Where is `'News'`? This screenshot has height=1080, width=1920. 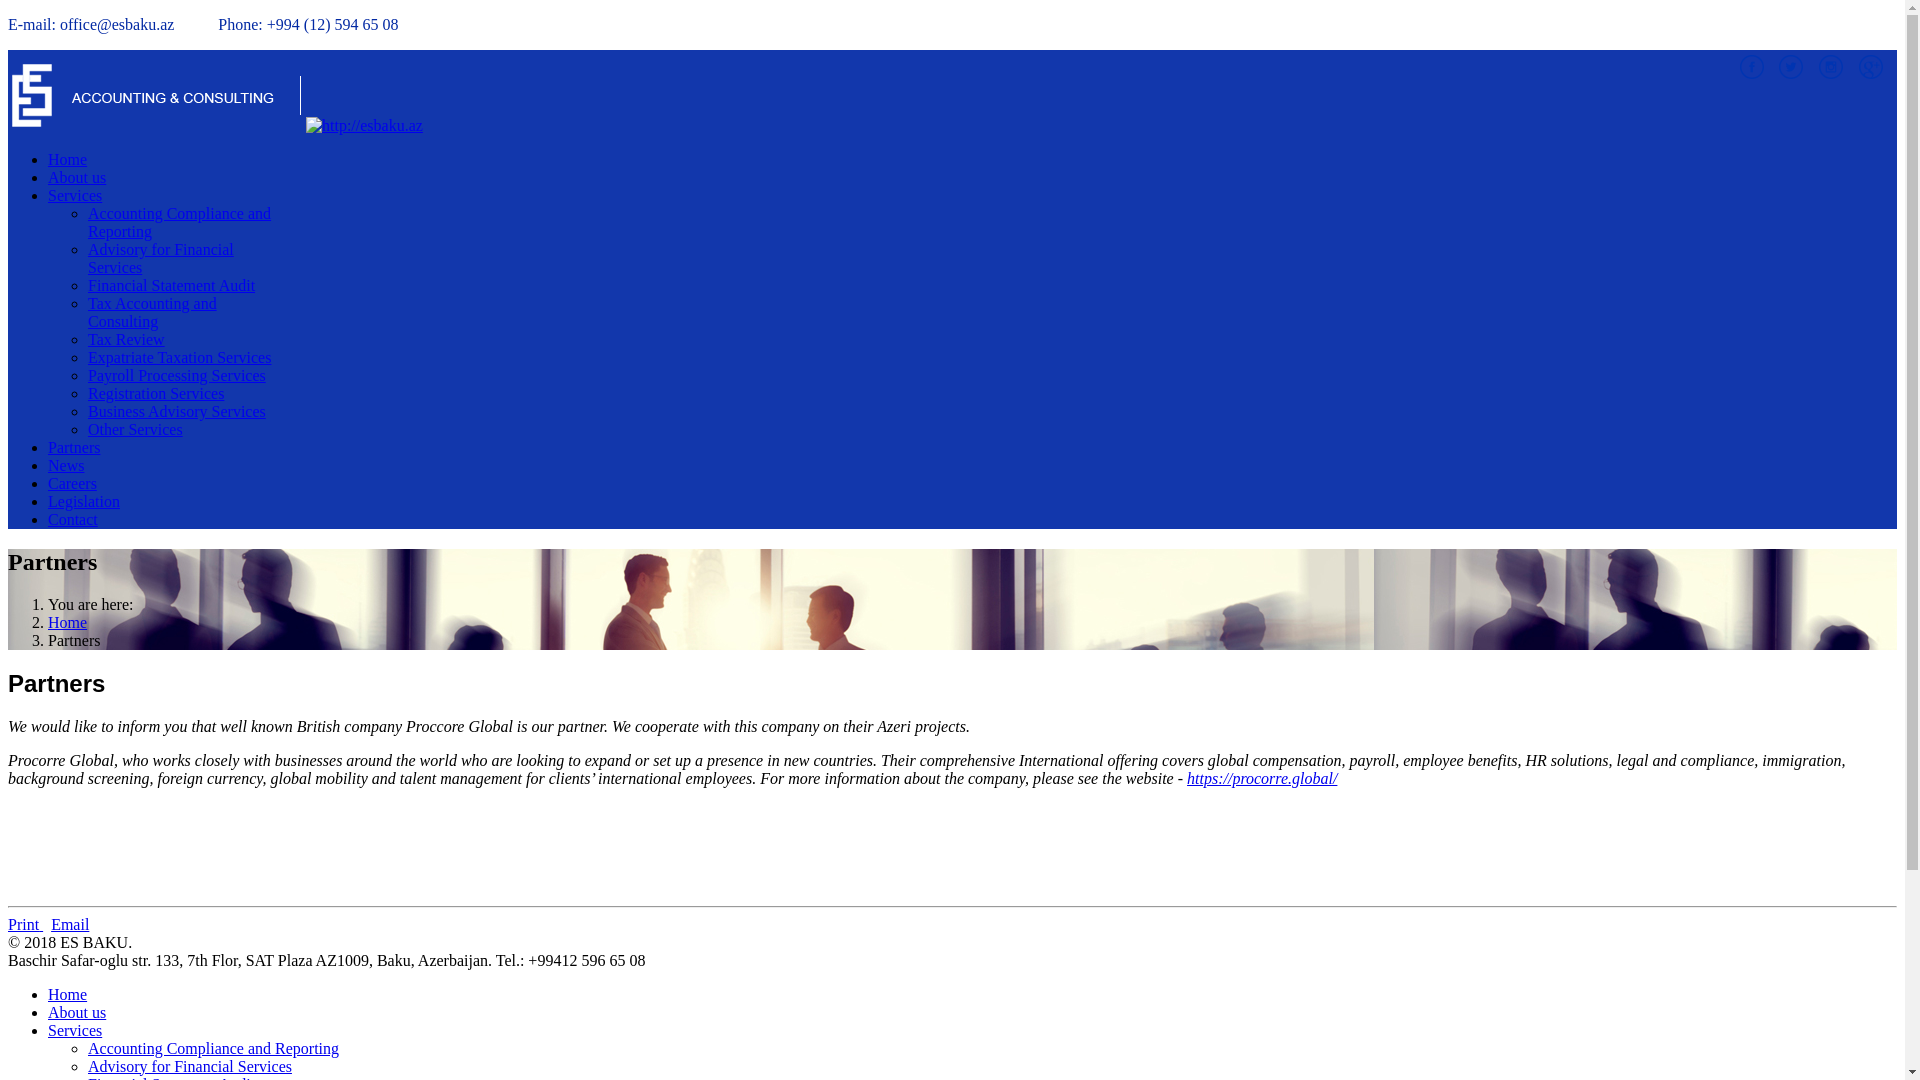
'News' is located at coordinates (66, 465).